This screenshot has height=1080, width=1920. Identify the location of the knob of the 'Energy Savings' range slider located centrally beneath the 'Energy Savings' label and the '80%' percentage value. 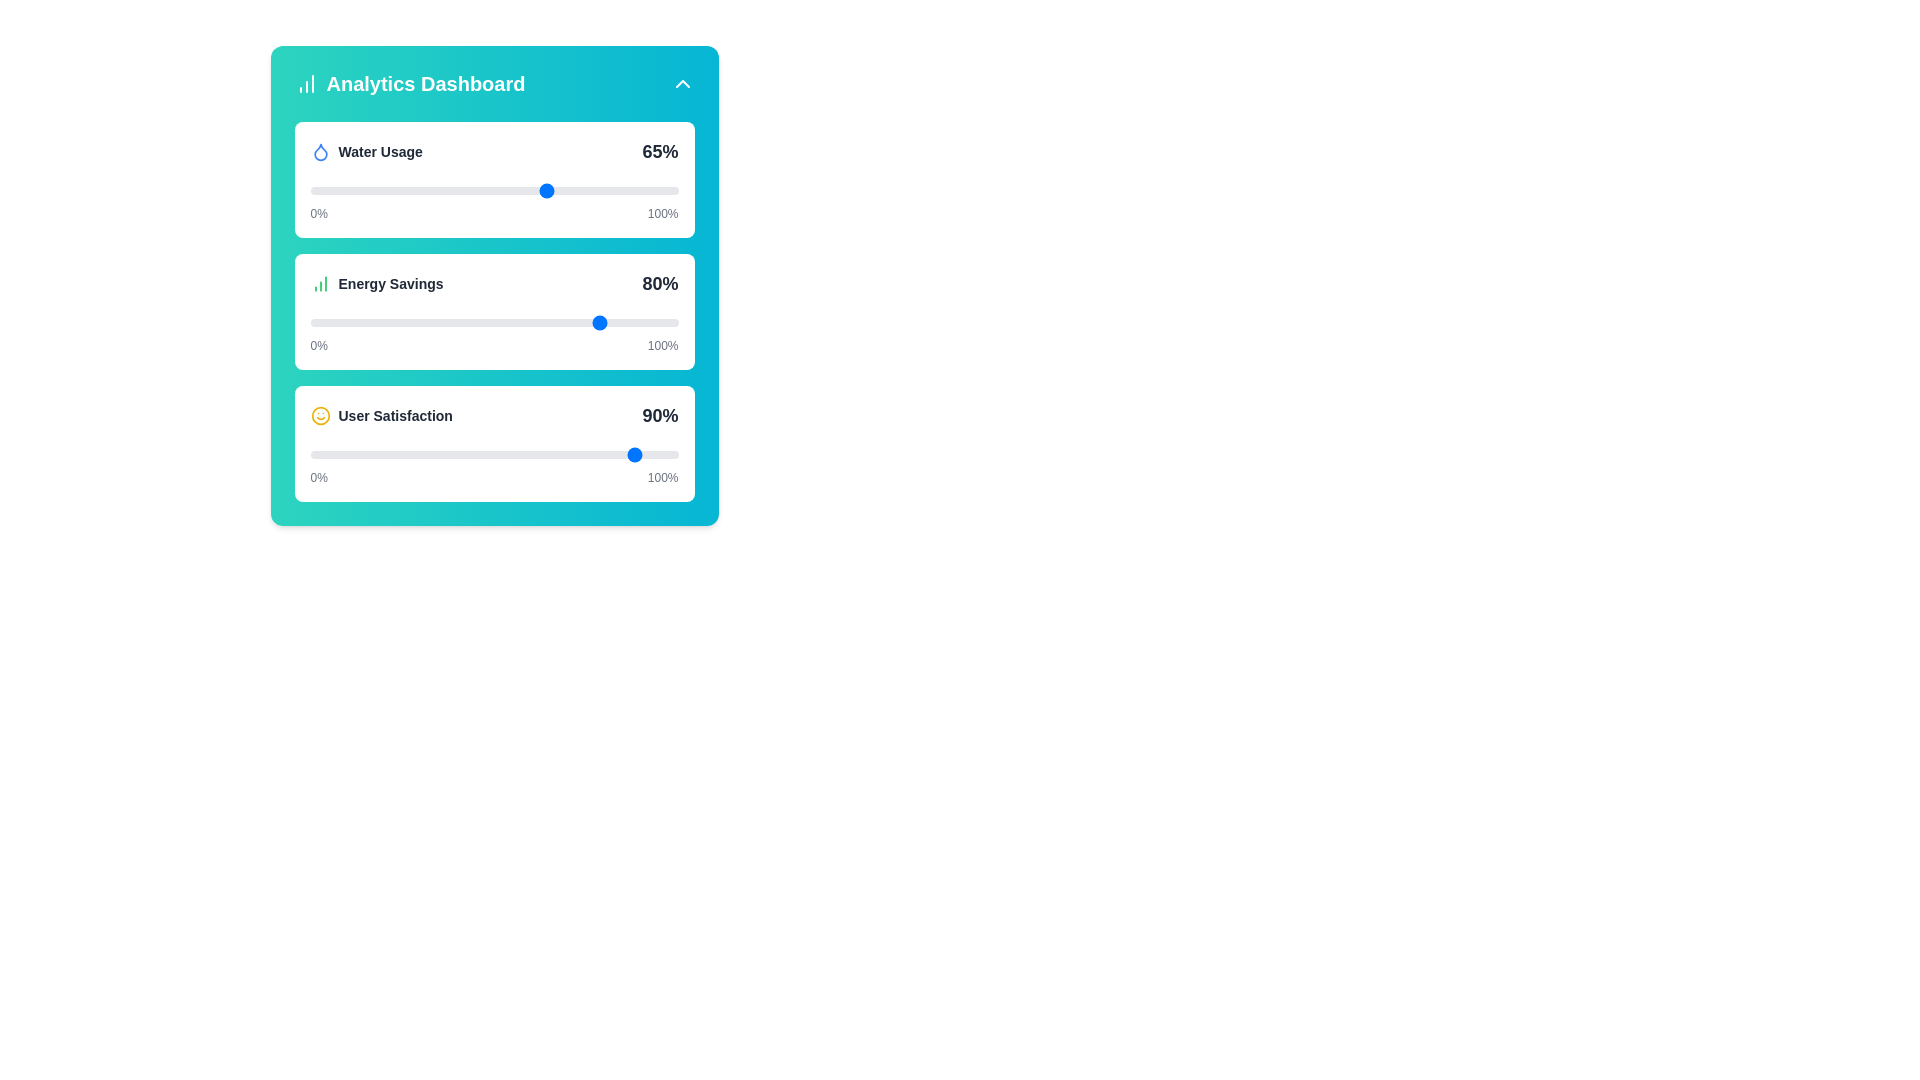
(494, 322).